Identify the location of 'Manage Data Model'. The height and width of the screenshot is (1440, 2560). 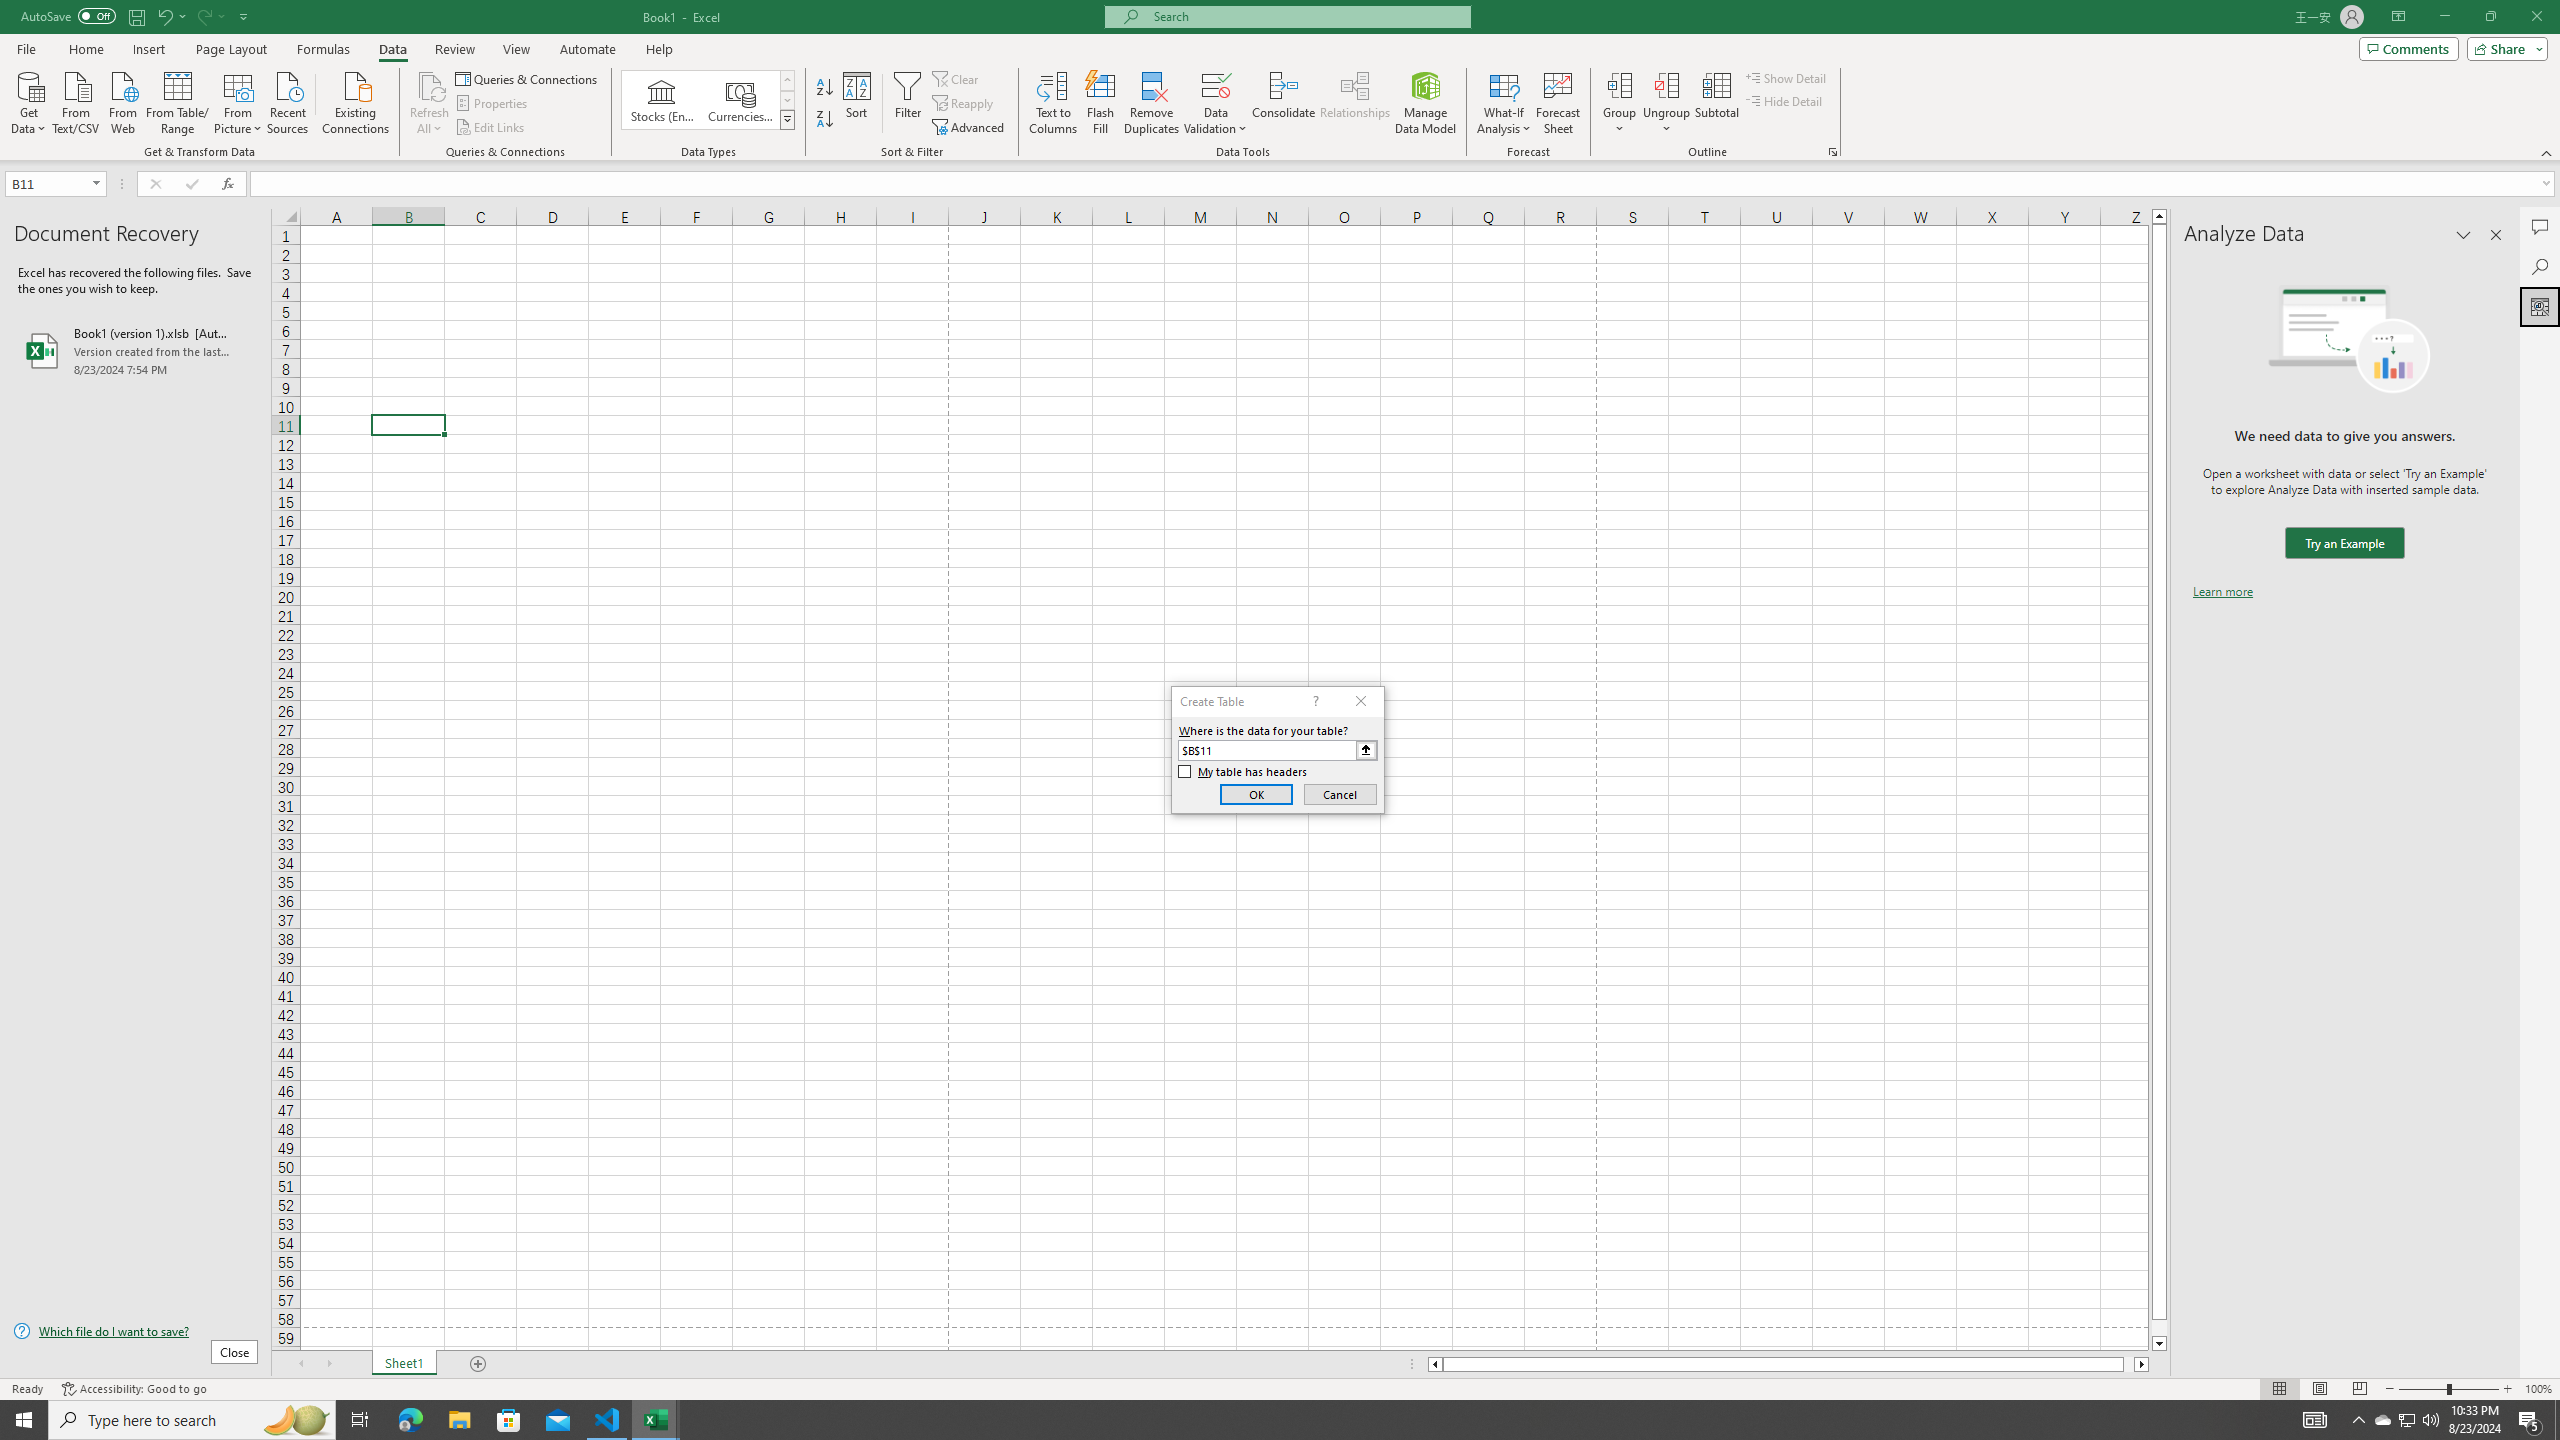
(1424, 103).